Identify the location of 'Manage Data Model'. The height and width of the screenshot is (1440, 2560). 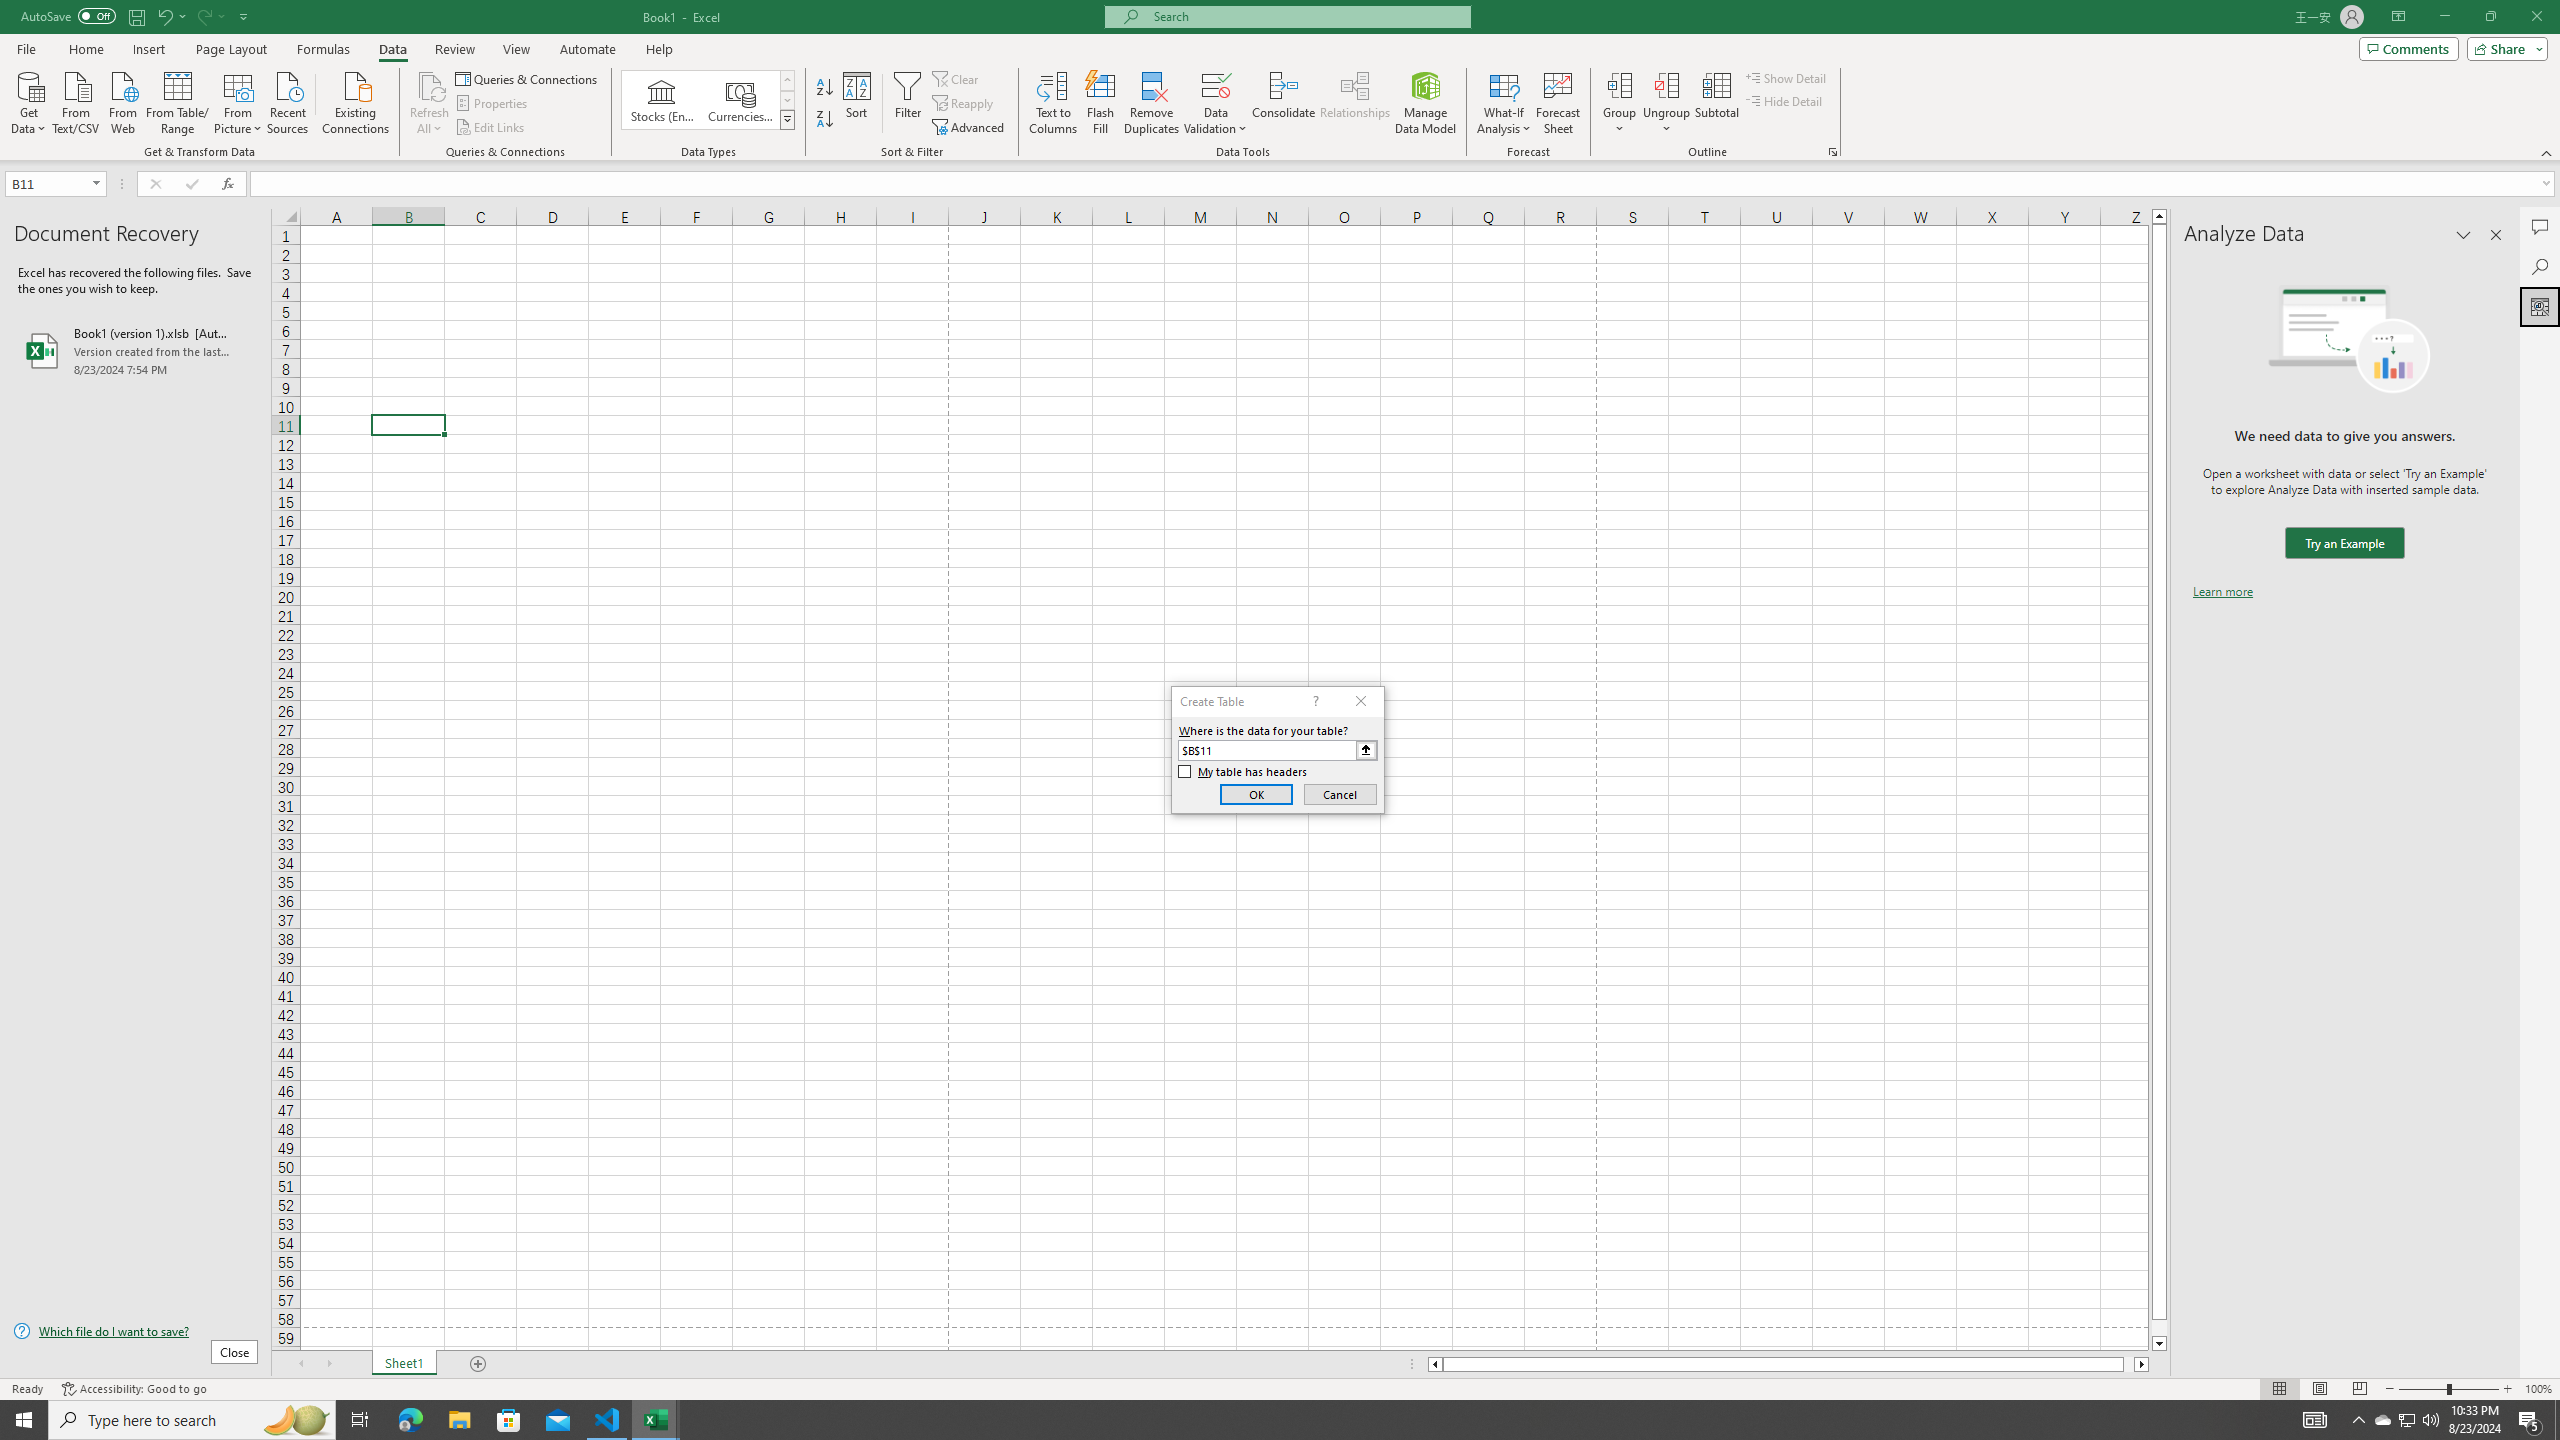
(1424, 103).